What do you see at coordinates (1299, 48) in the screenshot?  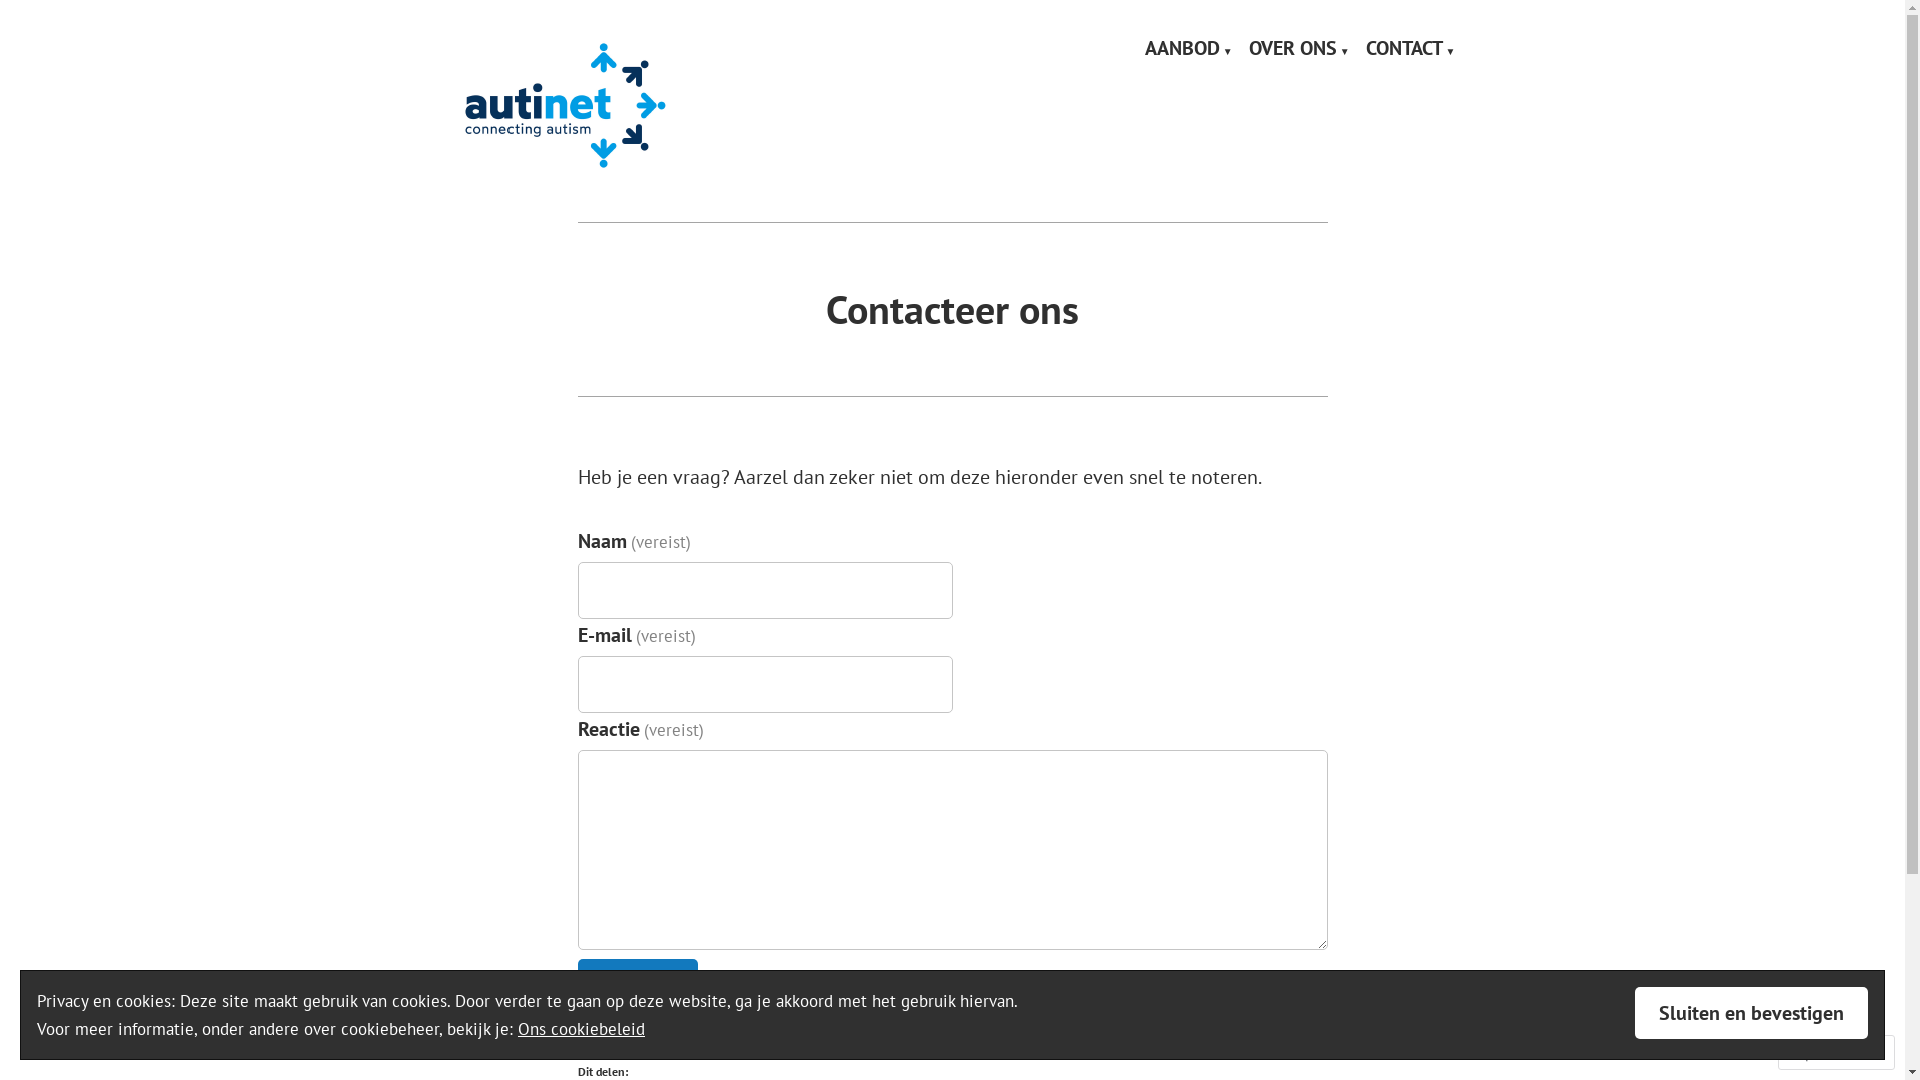 I see `'OVER ONS'` at bounding box center [1299, 48].